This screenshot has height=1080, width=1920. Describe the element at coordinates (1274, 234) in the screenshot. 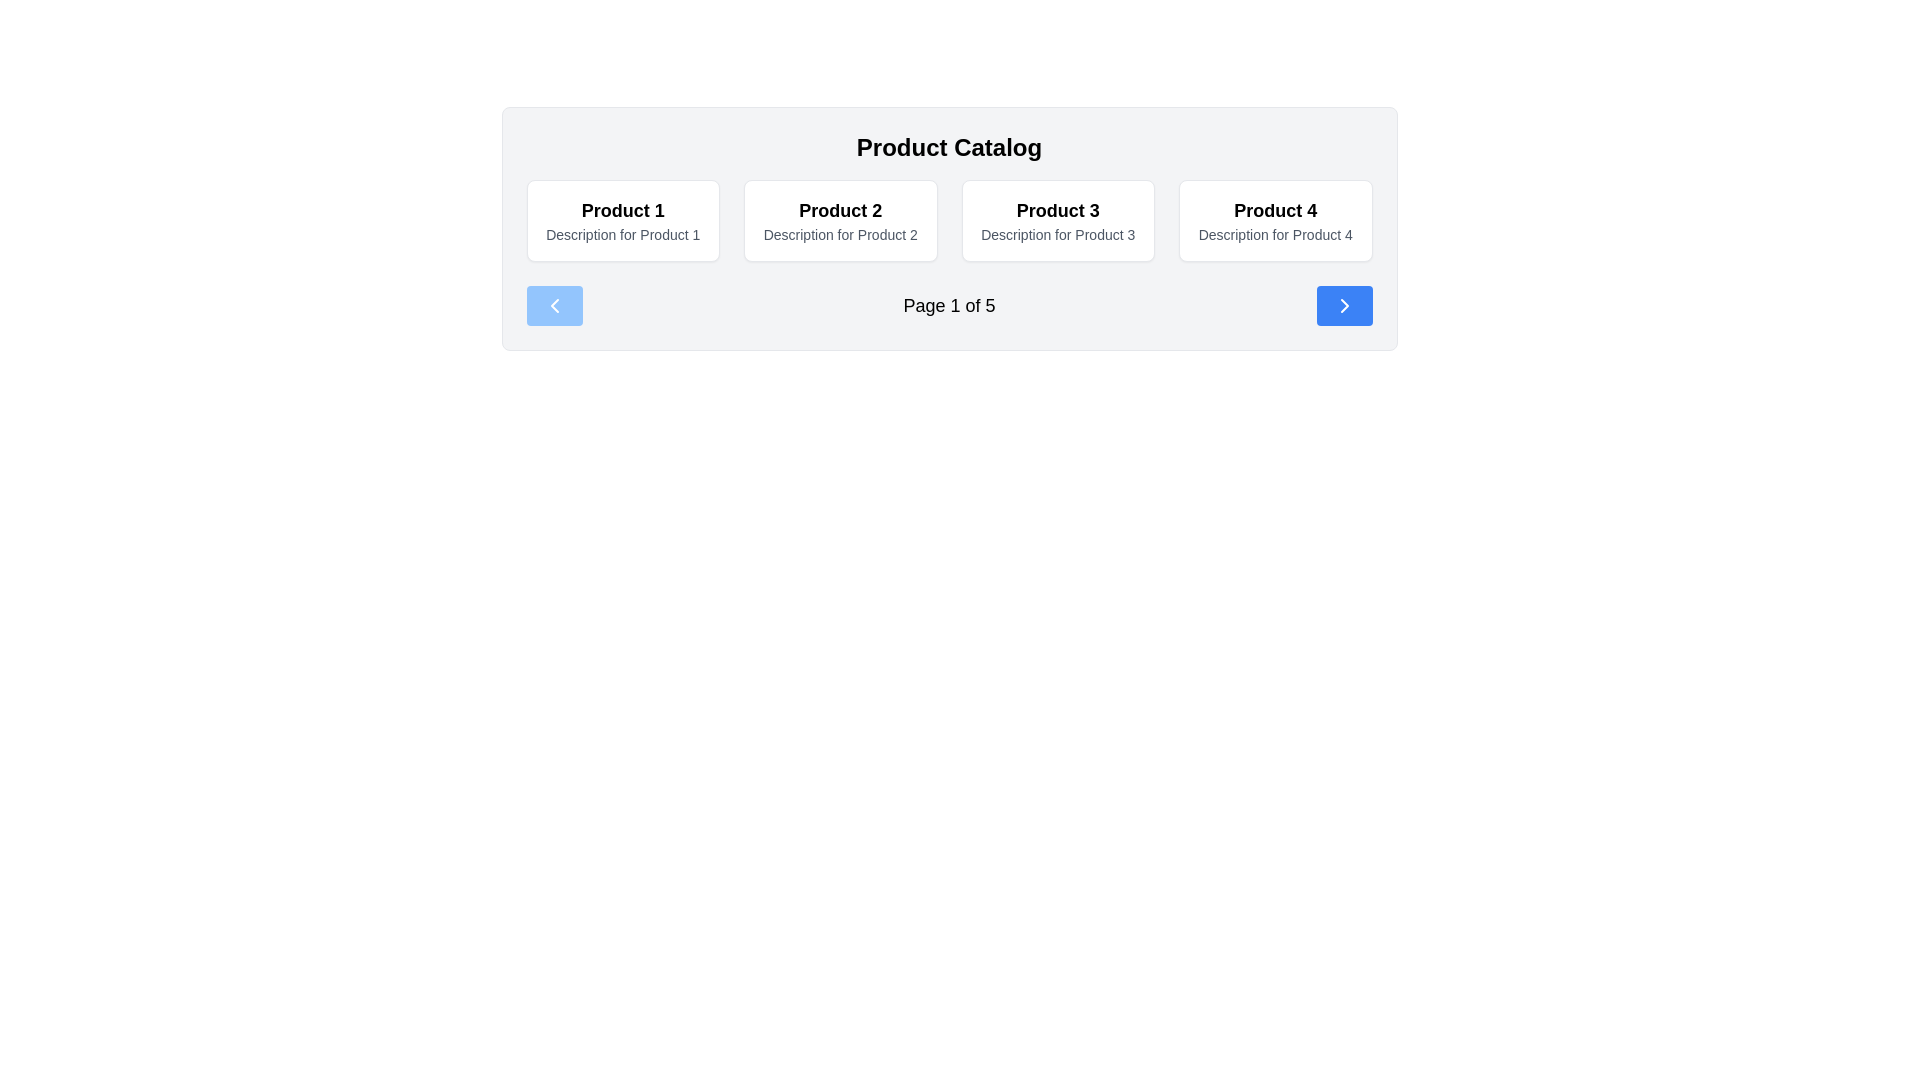

I see `the text label displaying 'Description for Product 4', which is a small gray text positioned below the title 'Product 4' within its product card` at that location.